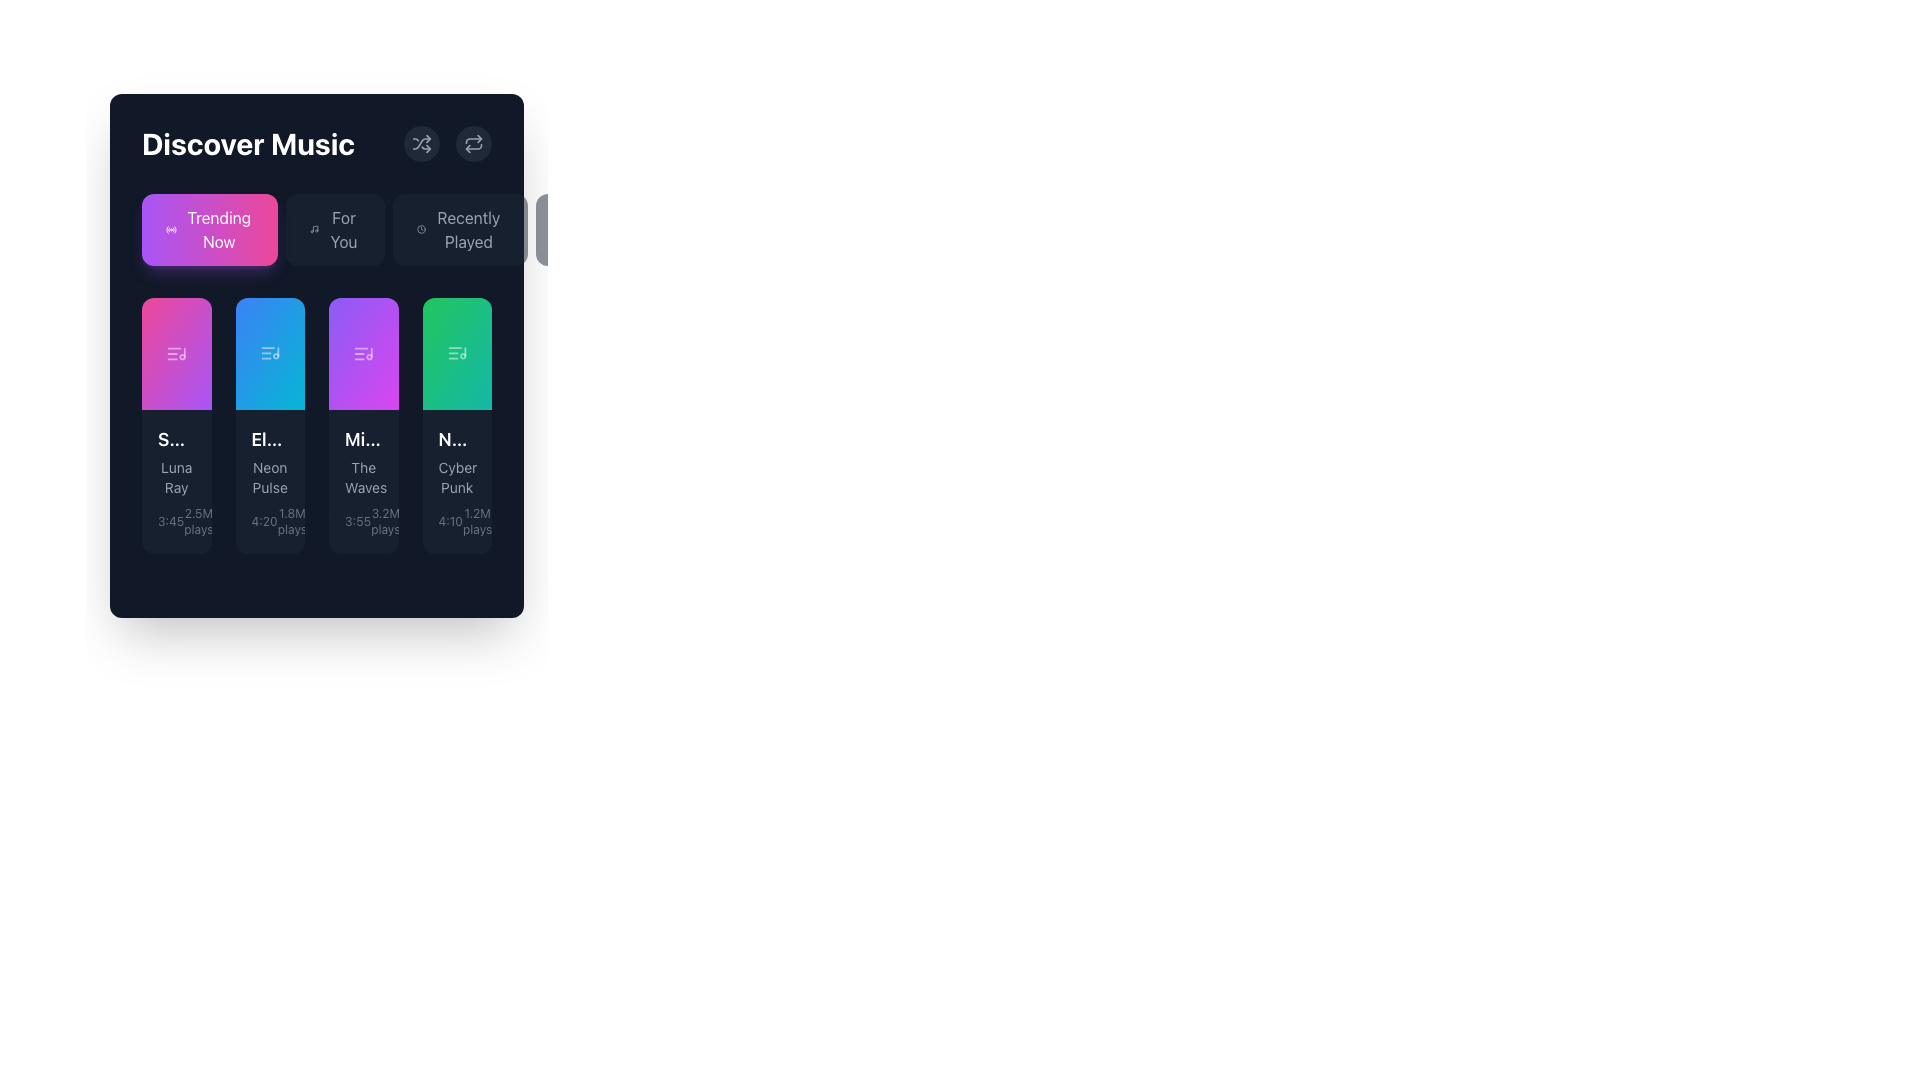 This screenshot has width=1920, height=1080. What do you see at coordinates (385, 520) in the screenshot?
I see `the static text label displaying '3.2M plays' located in the bottom-right corner of the third card in the 'Trending Now' section` at bounding box center [385, 520].